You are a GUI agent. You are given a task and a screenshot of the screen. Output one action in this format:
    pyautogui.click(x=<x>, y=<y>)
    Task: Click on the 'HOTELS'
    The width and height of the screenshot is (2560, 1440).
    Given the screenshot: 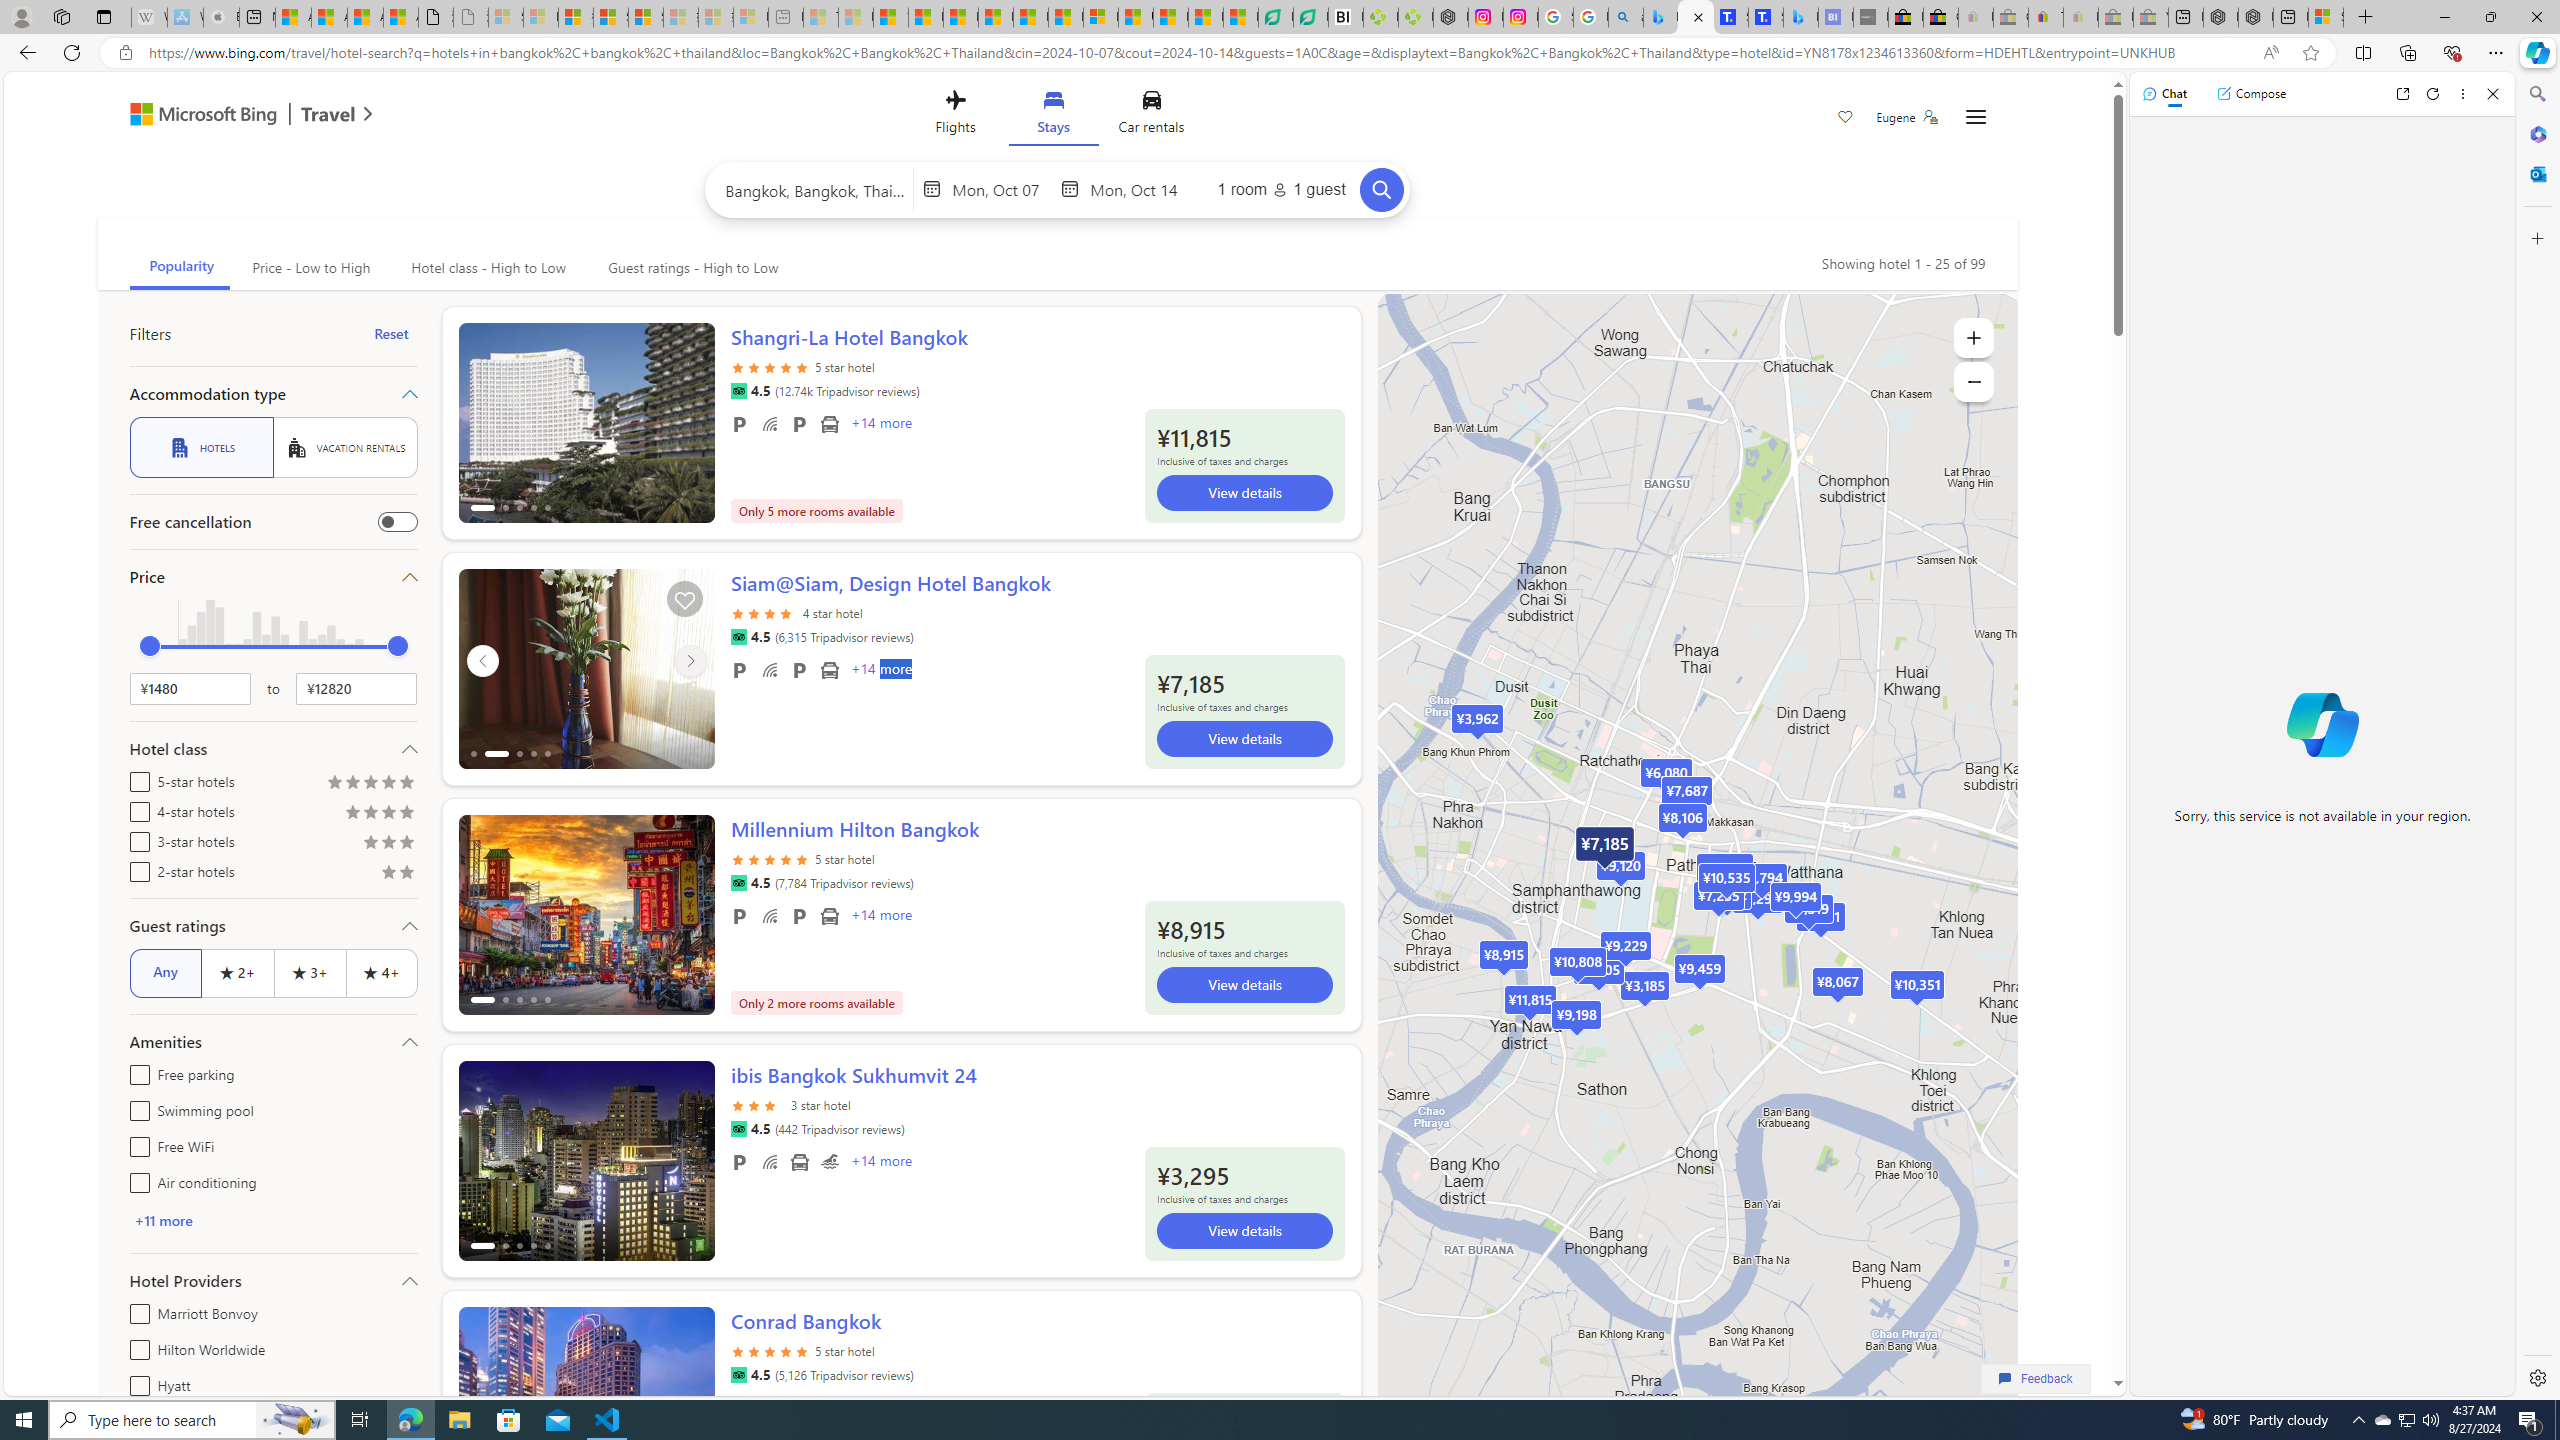 What is the action you would take?
    pyautogui.click(x=199, y=447)
    